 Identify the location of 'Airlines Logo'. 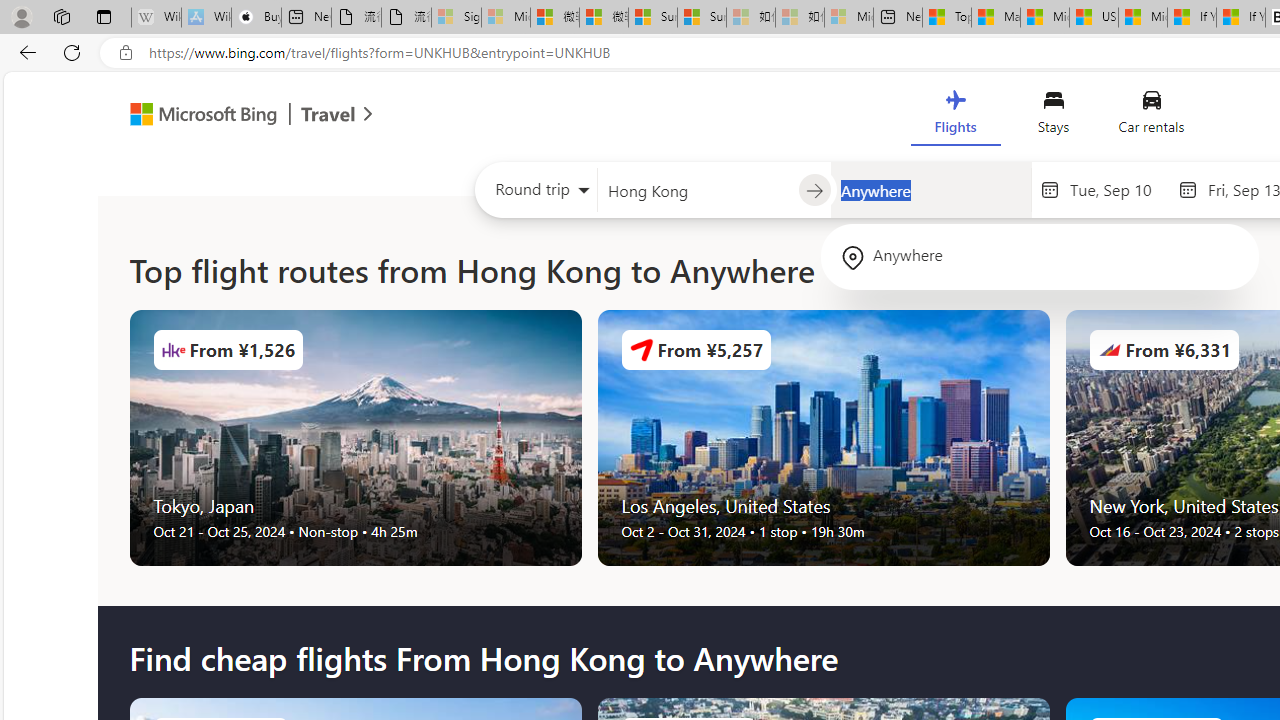
(1108, 348).